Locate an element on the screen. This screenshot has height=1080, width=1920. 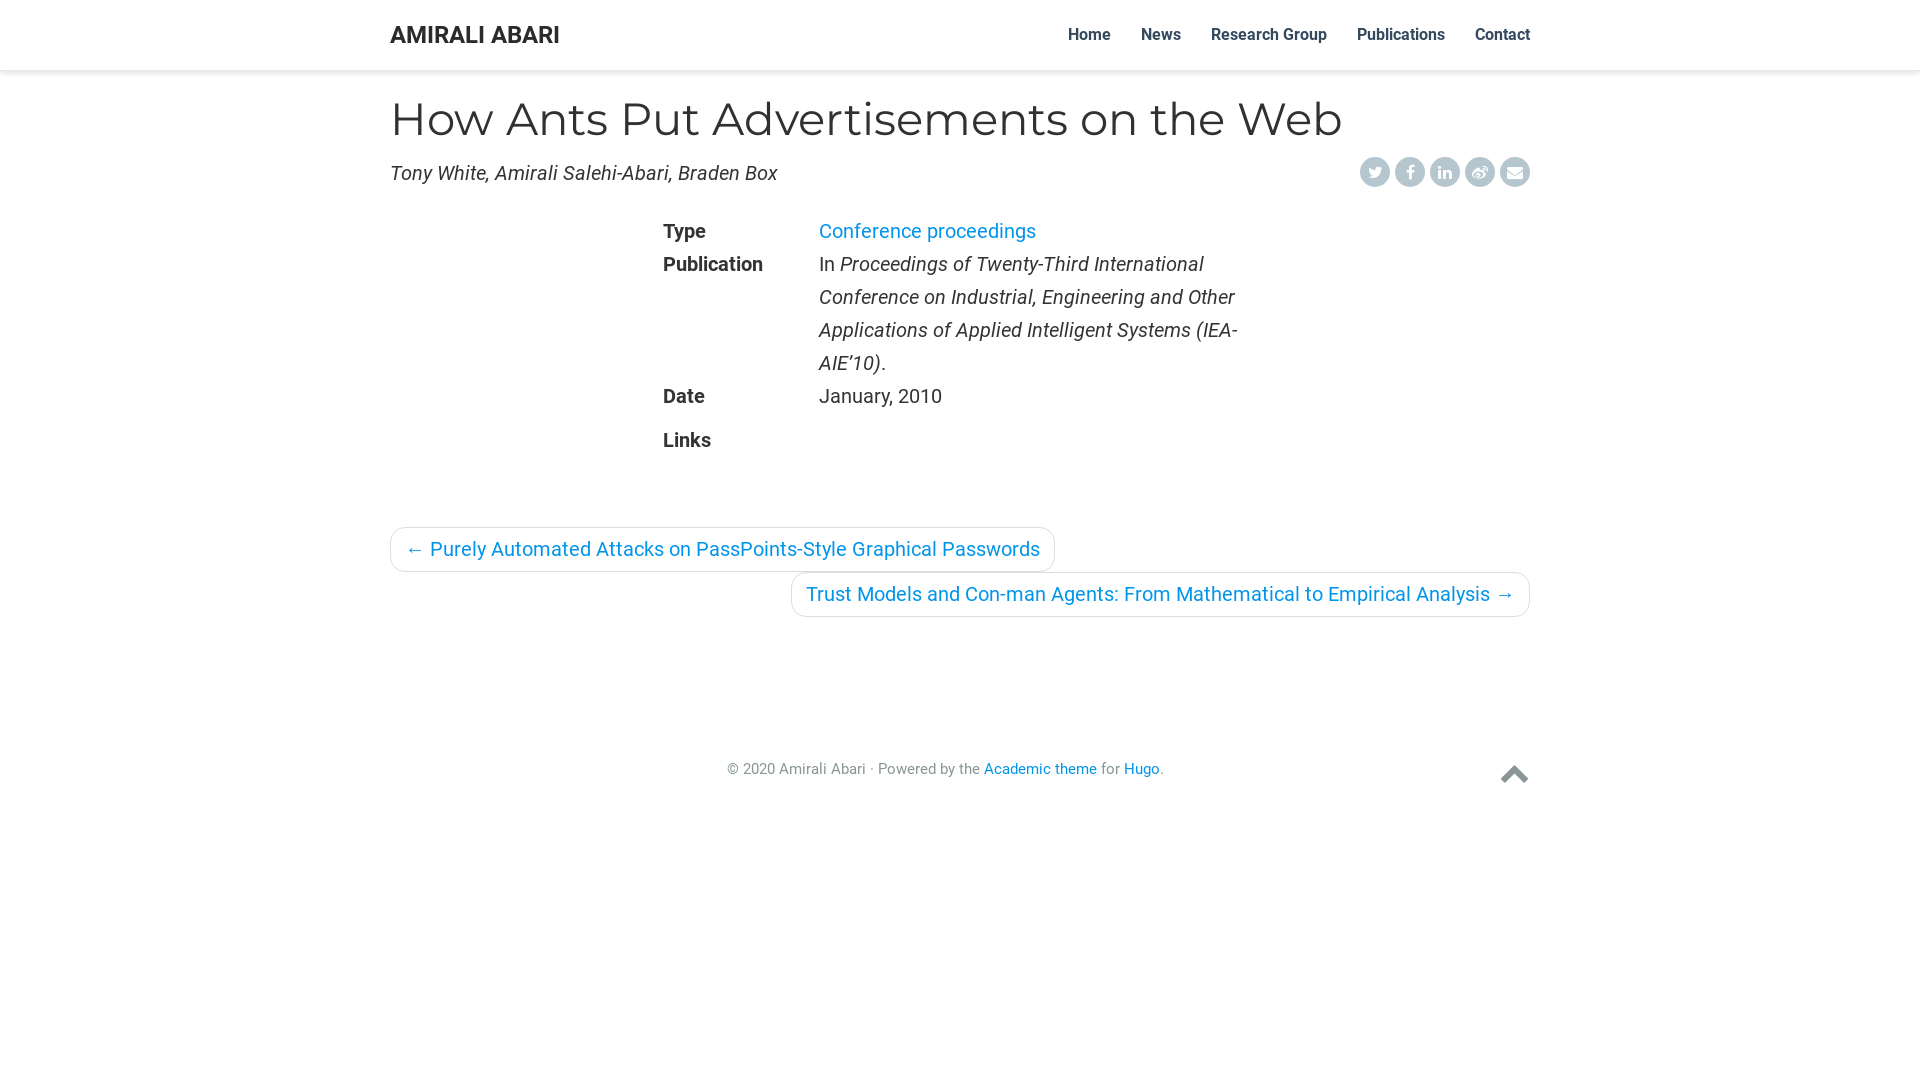
'AMIRALI ABARI' is located at coordinates (474, 34).